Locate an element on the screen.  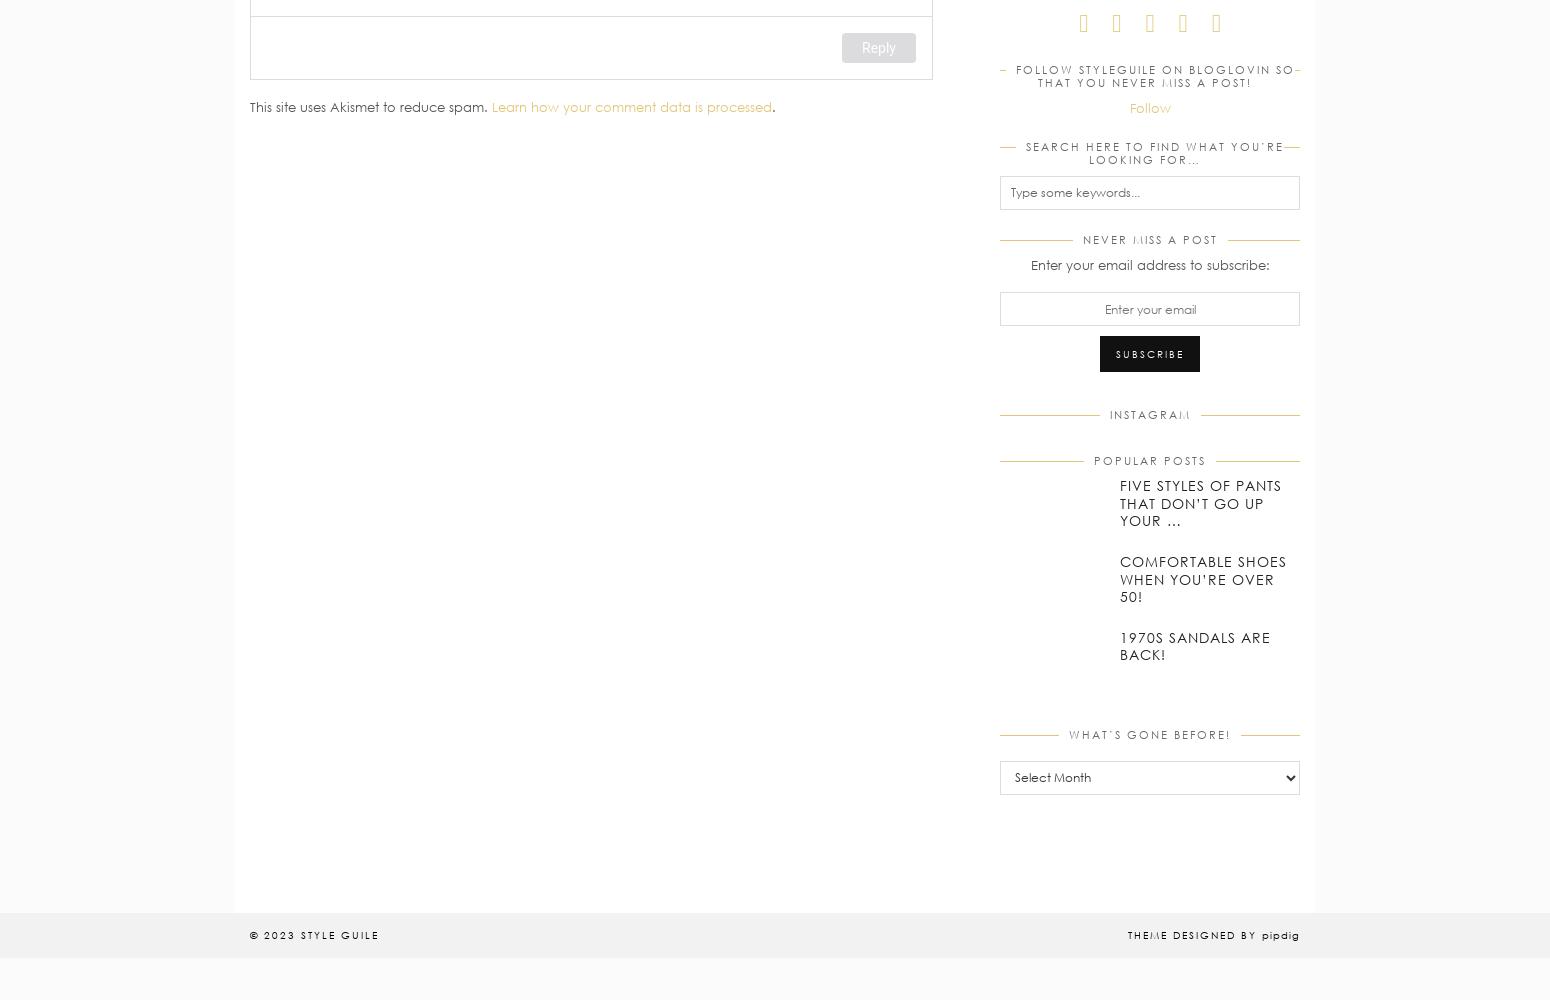
'Style Guile' is located at coordinates (339, 934).